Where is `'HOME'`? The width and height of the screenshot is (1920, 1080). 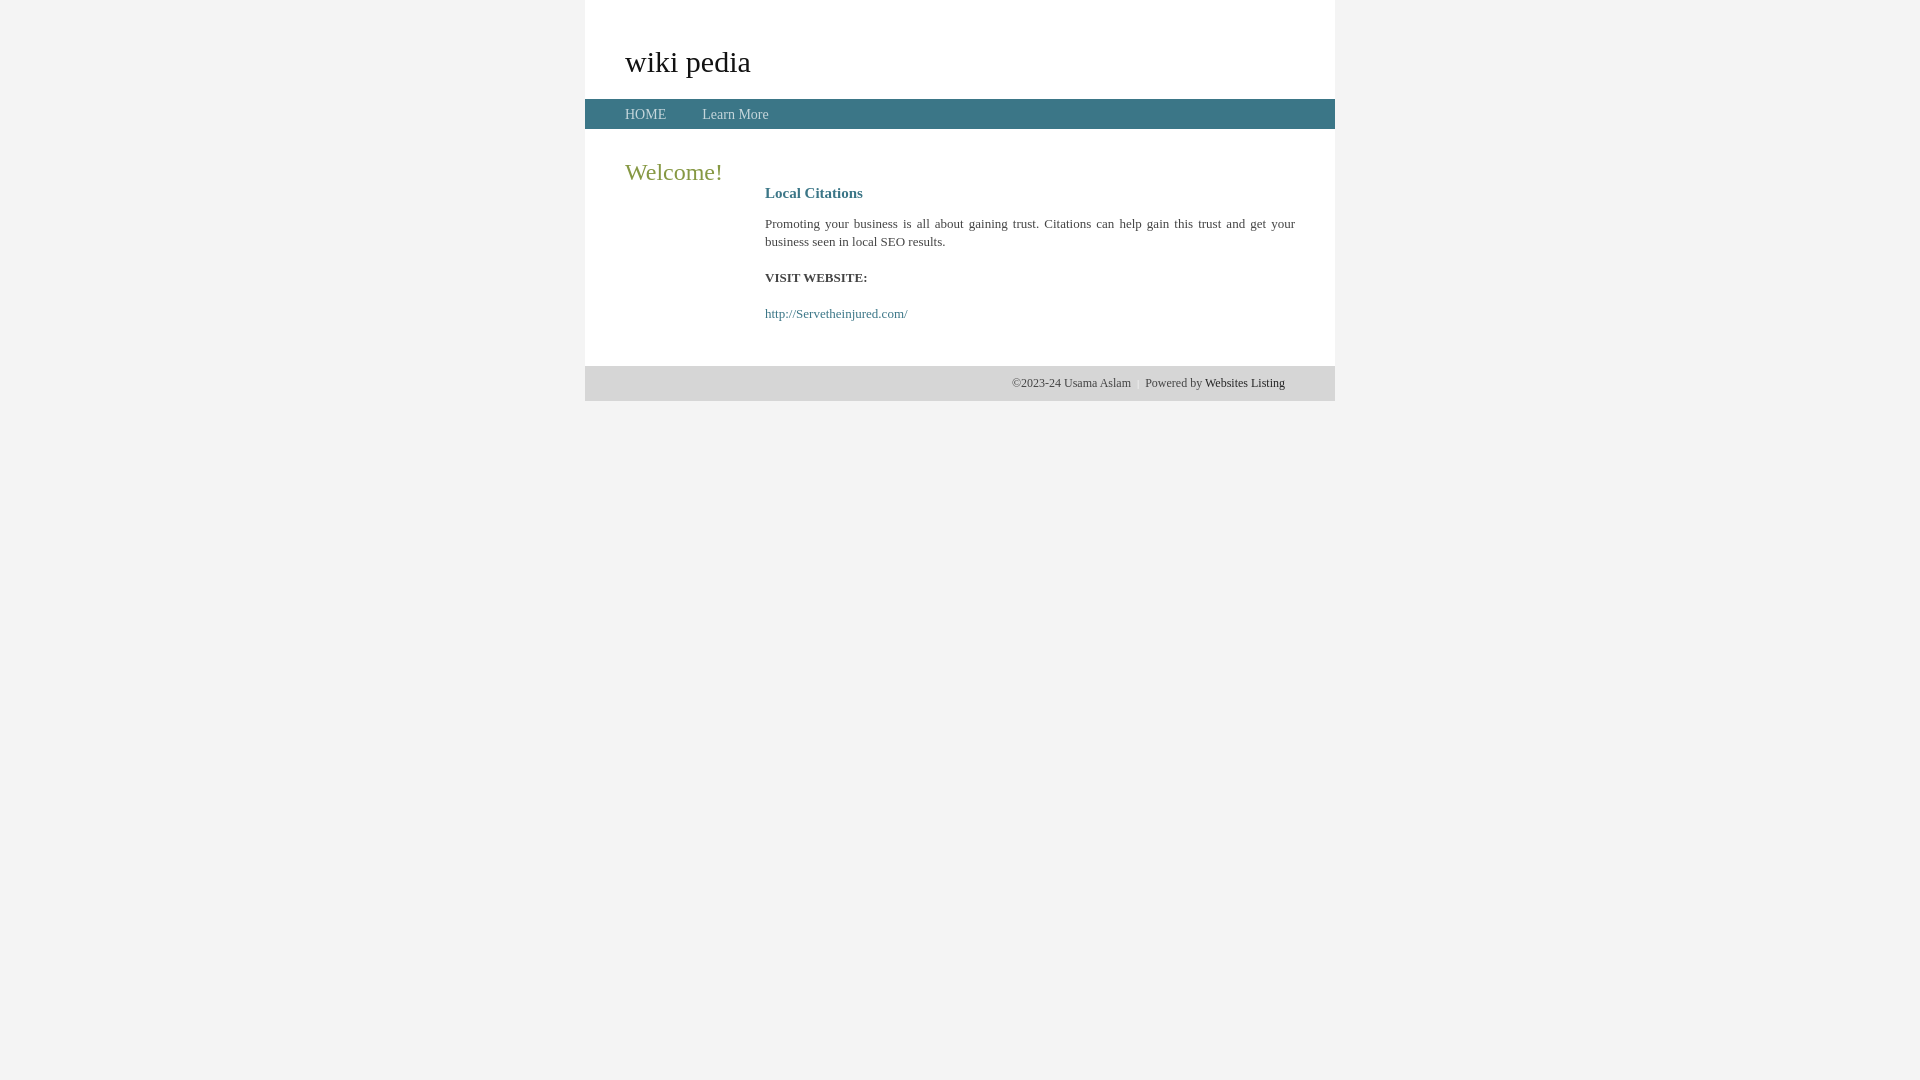
'HOME' is located at coordinates (623, 114).